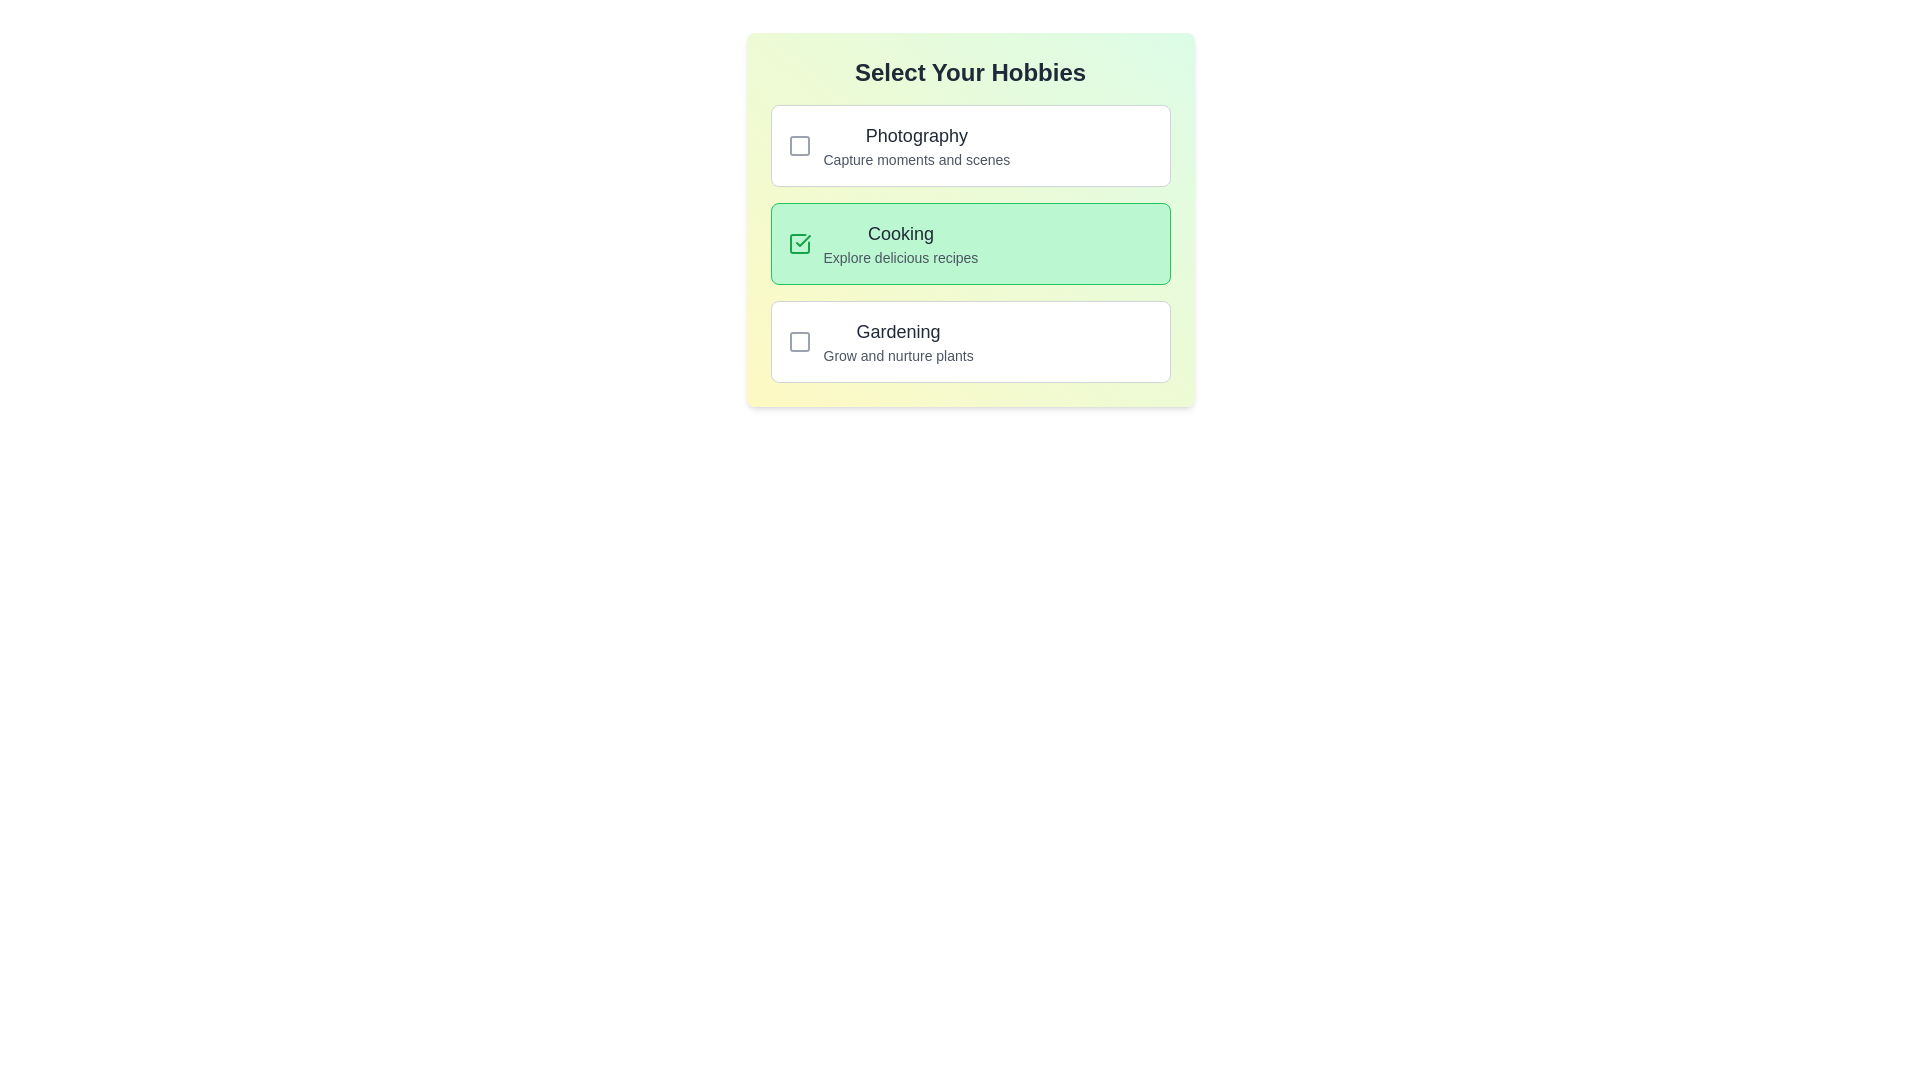 The height and width of the screenshot is (1080, 1920). Describe the element at coordinates (798, 341) in the screenshot. I see `the Checkbox-like icon located to the left of the text 'Gardening Grow and nurture plants' within the white card` at that location.